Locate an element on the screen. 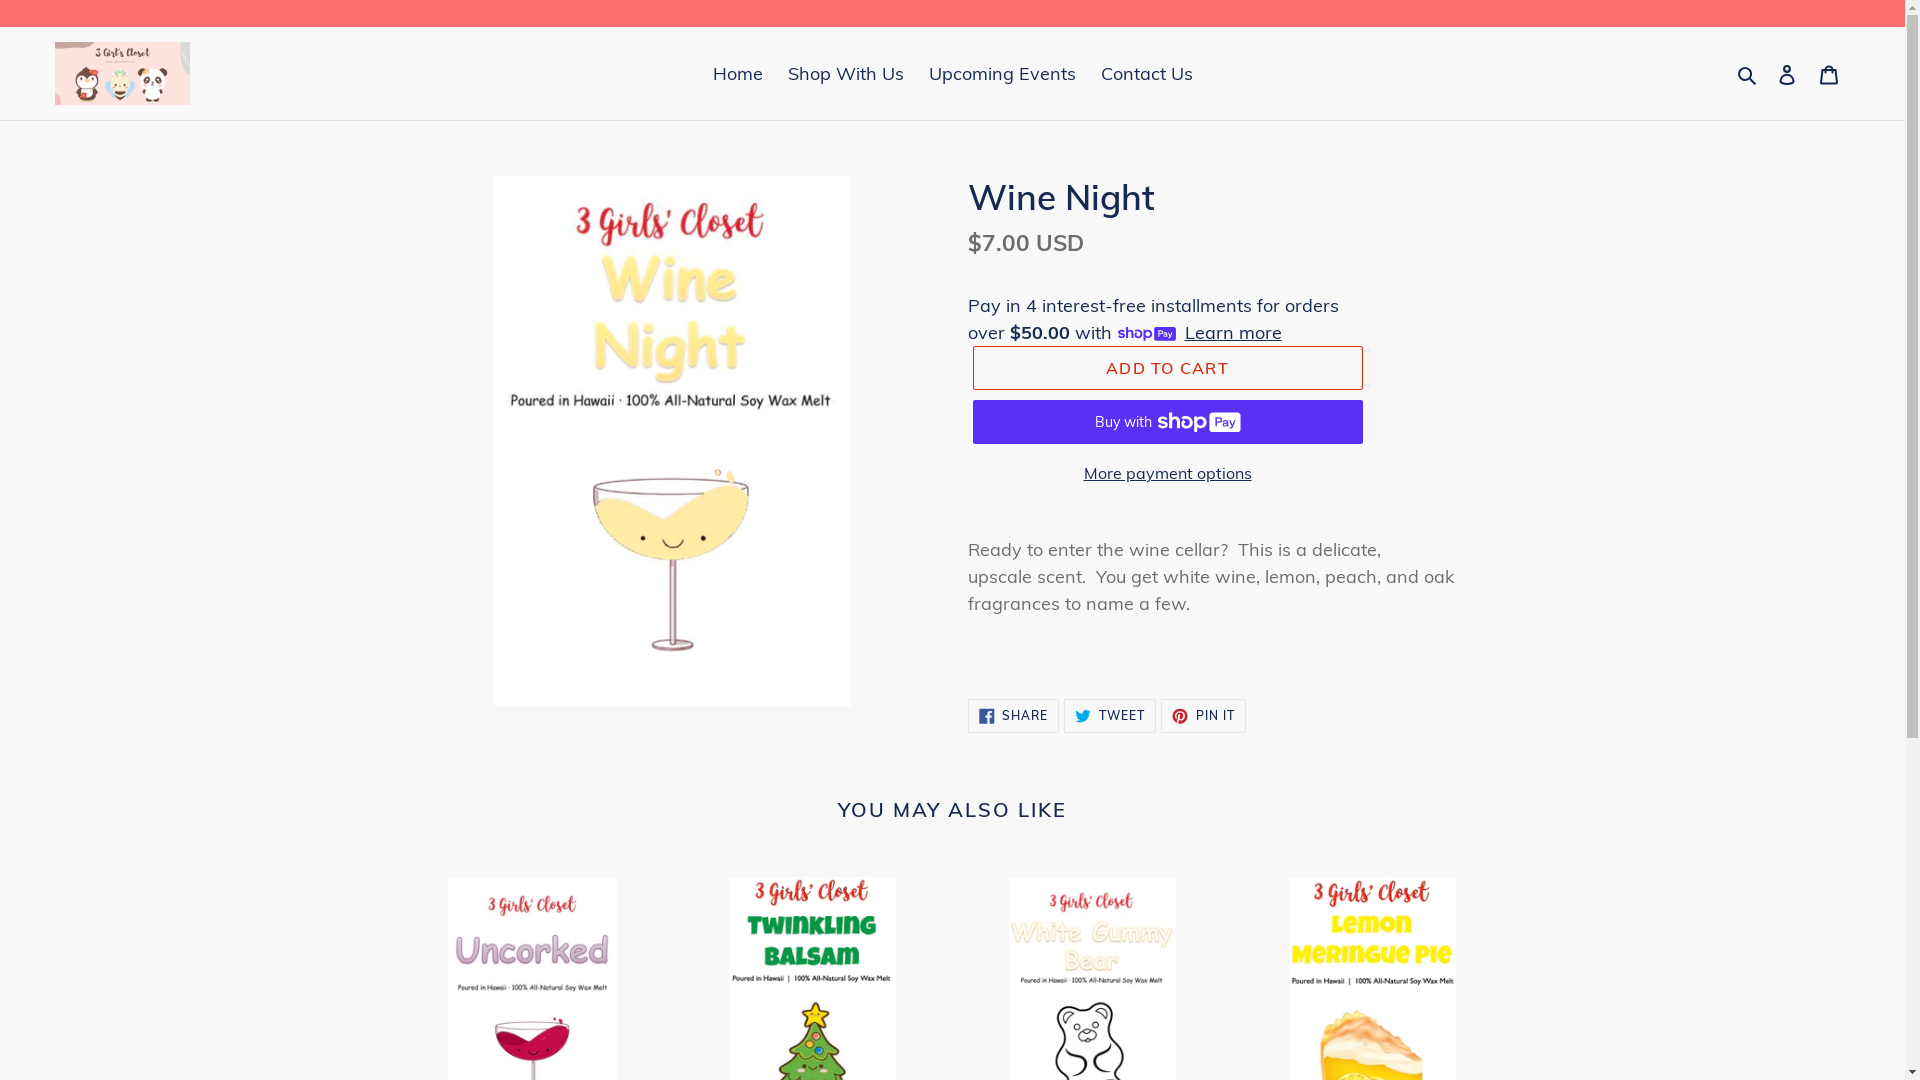  'ADD TO CART' is located at coordinates (1166, 367).